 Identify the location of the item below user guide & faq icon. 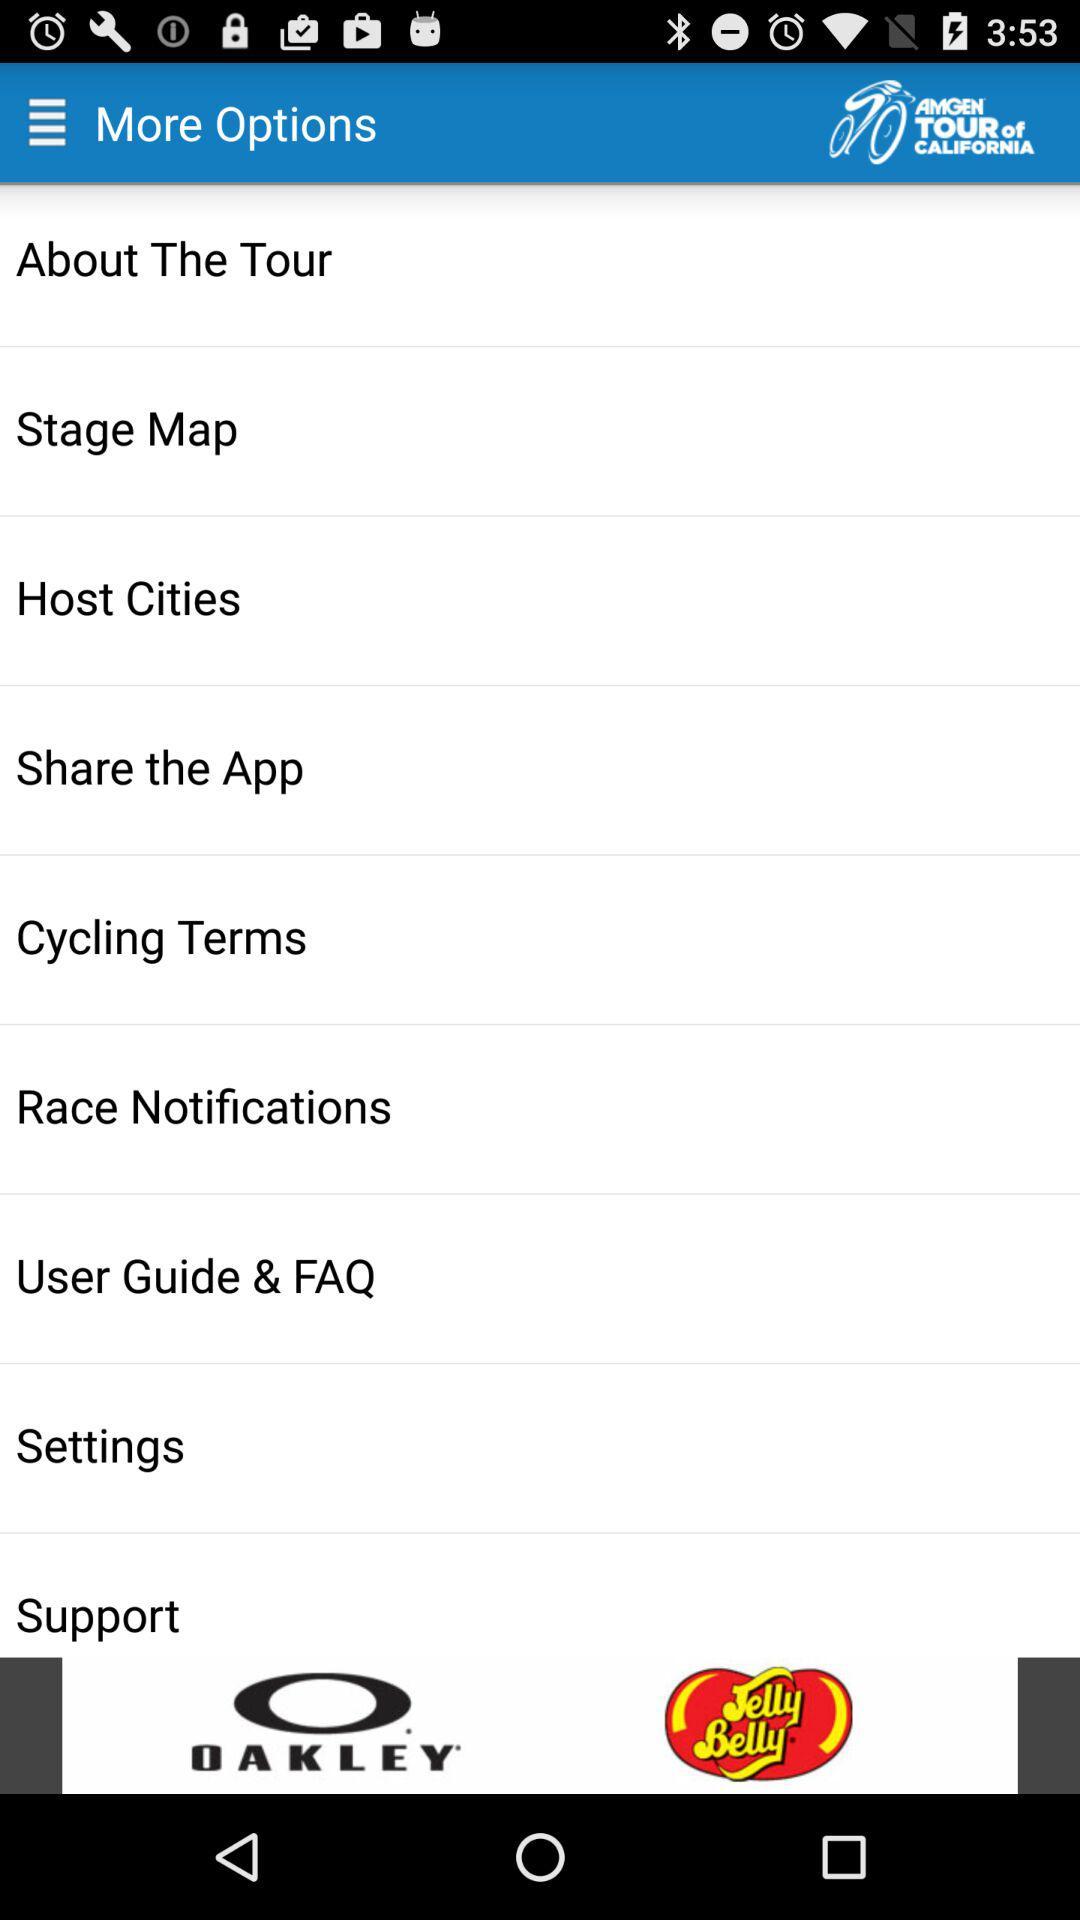
(542, 1444).